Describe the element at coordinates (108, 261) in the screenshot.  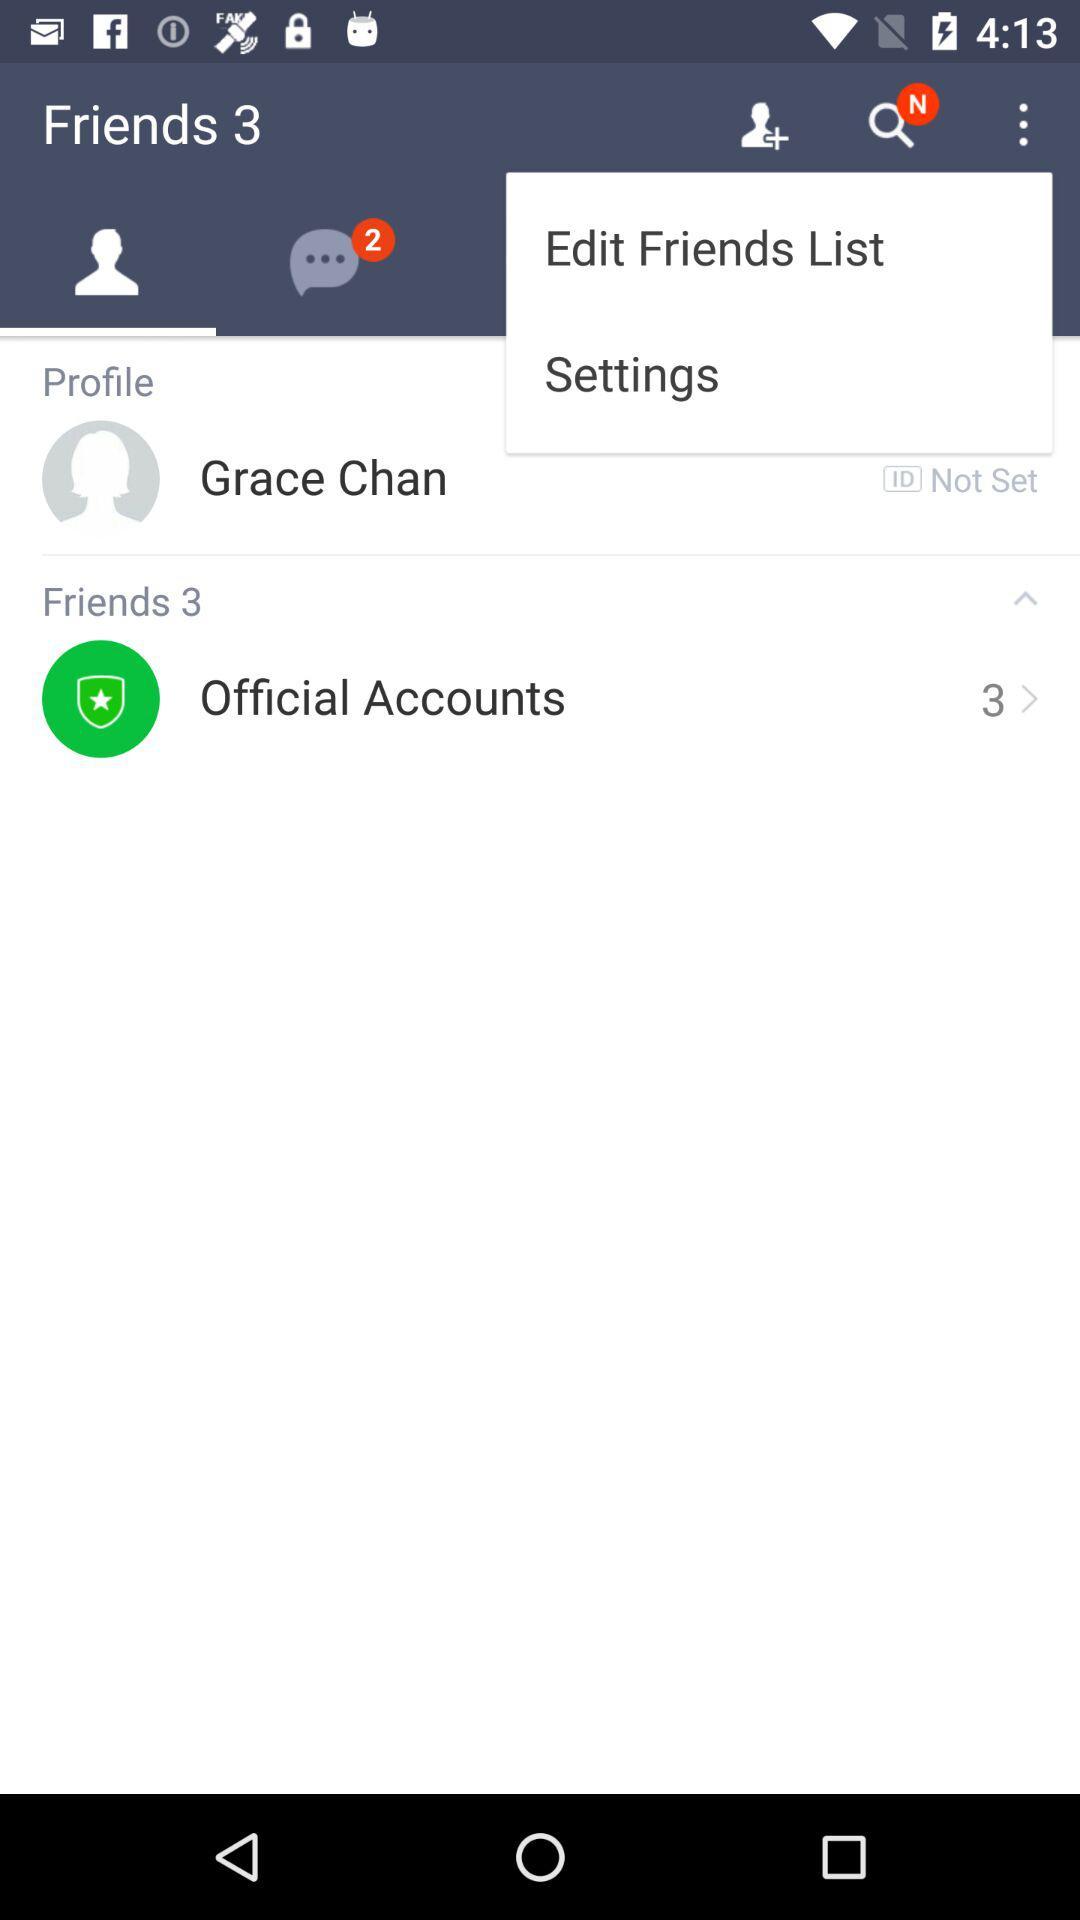
I see `the avatar icon` at that location.